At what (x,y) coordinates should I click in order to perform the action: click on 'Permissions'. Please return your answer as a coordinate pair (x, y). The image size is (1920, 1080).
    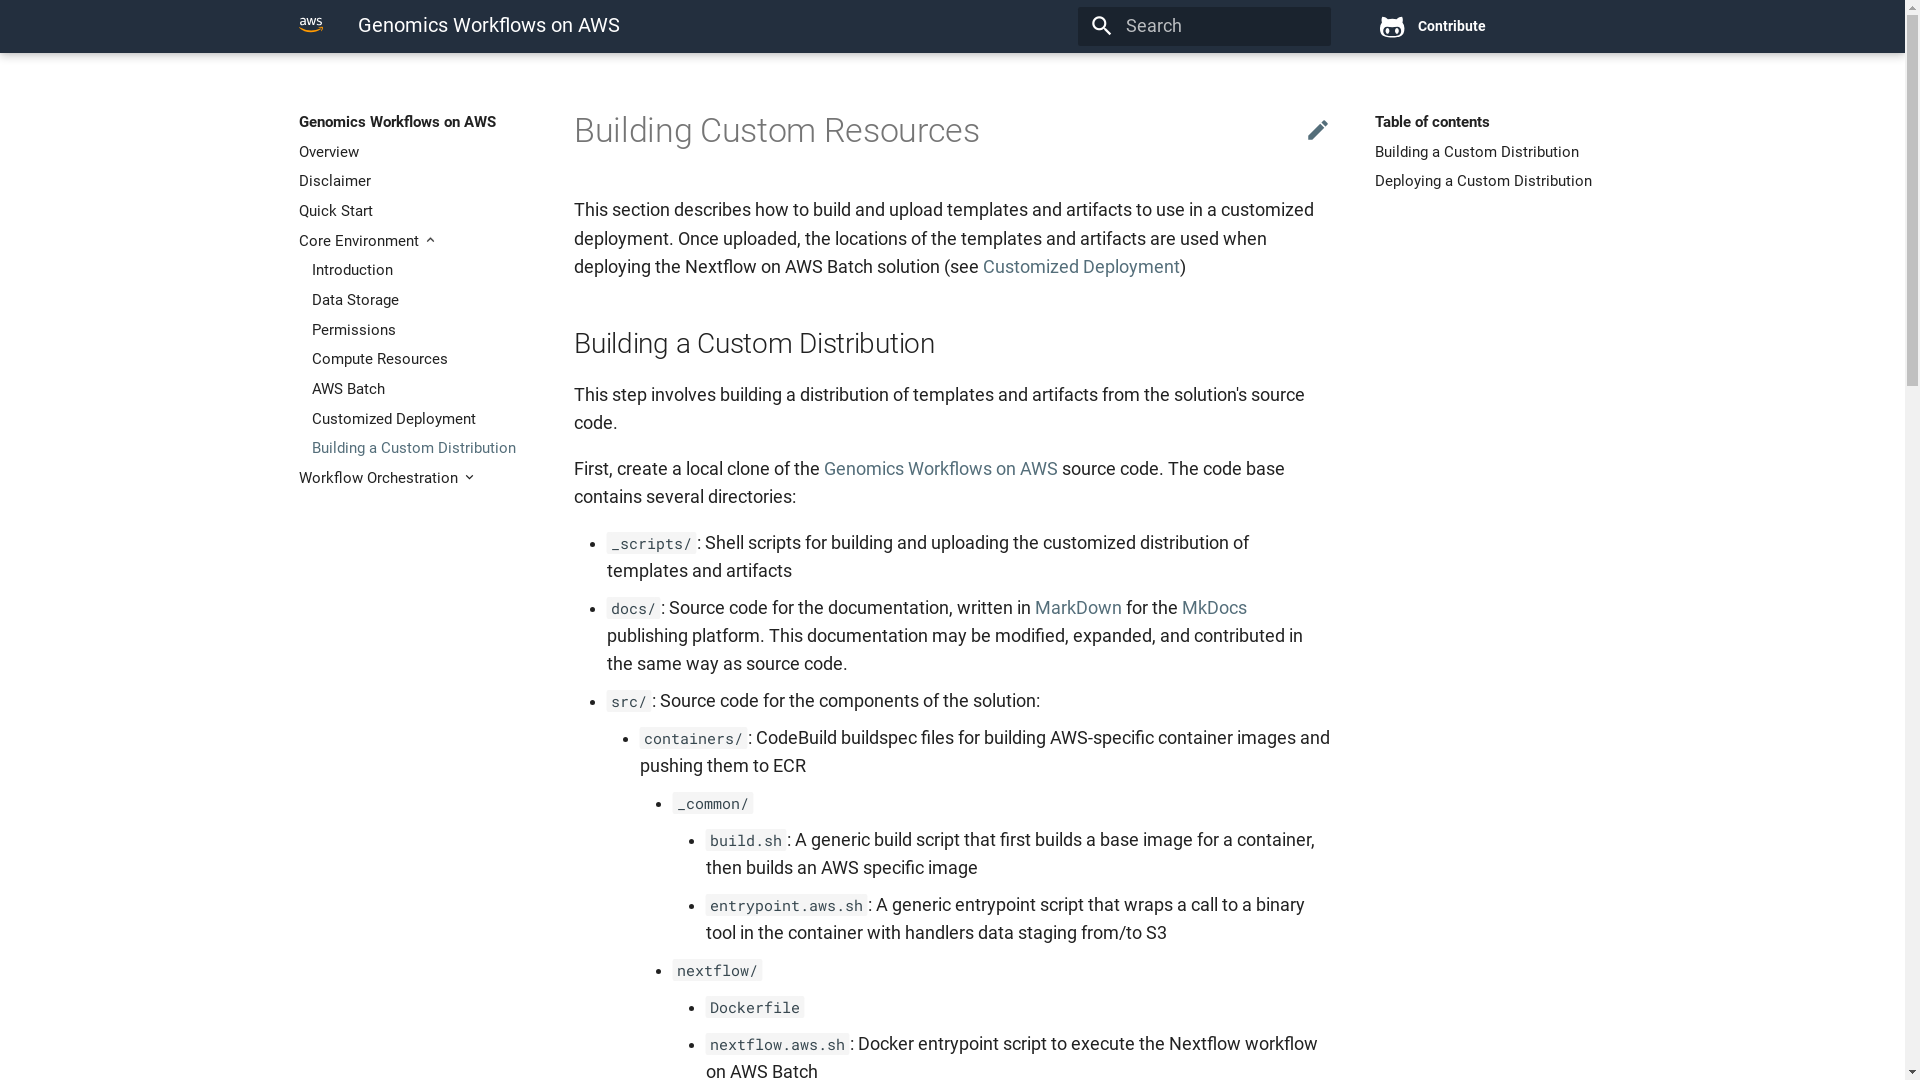
    Looking at the image, I should click on (311, 329).